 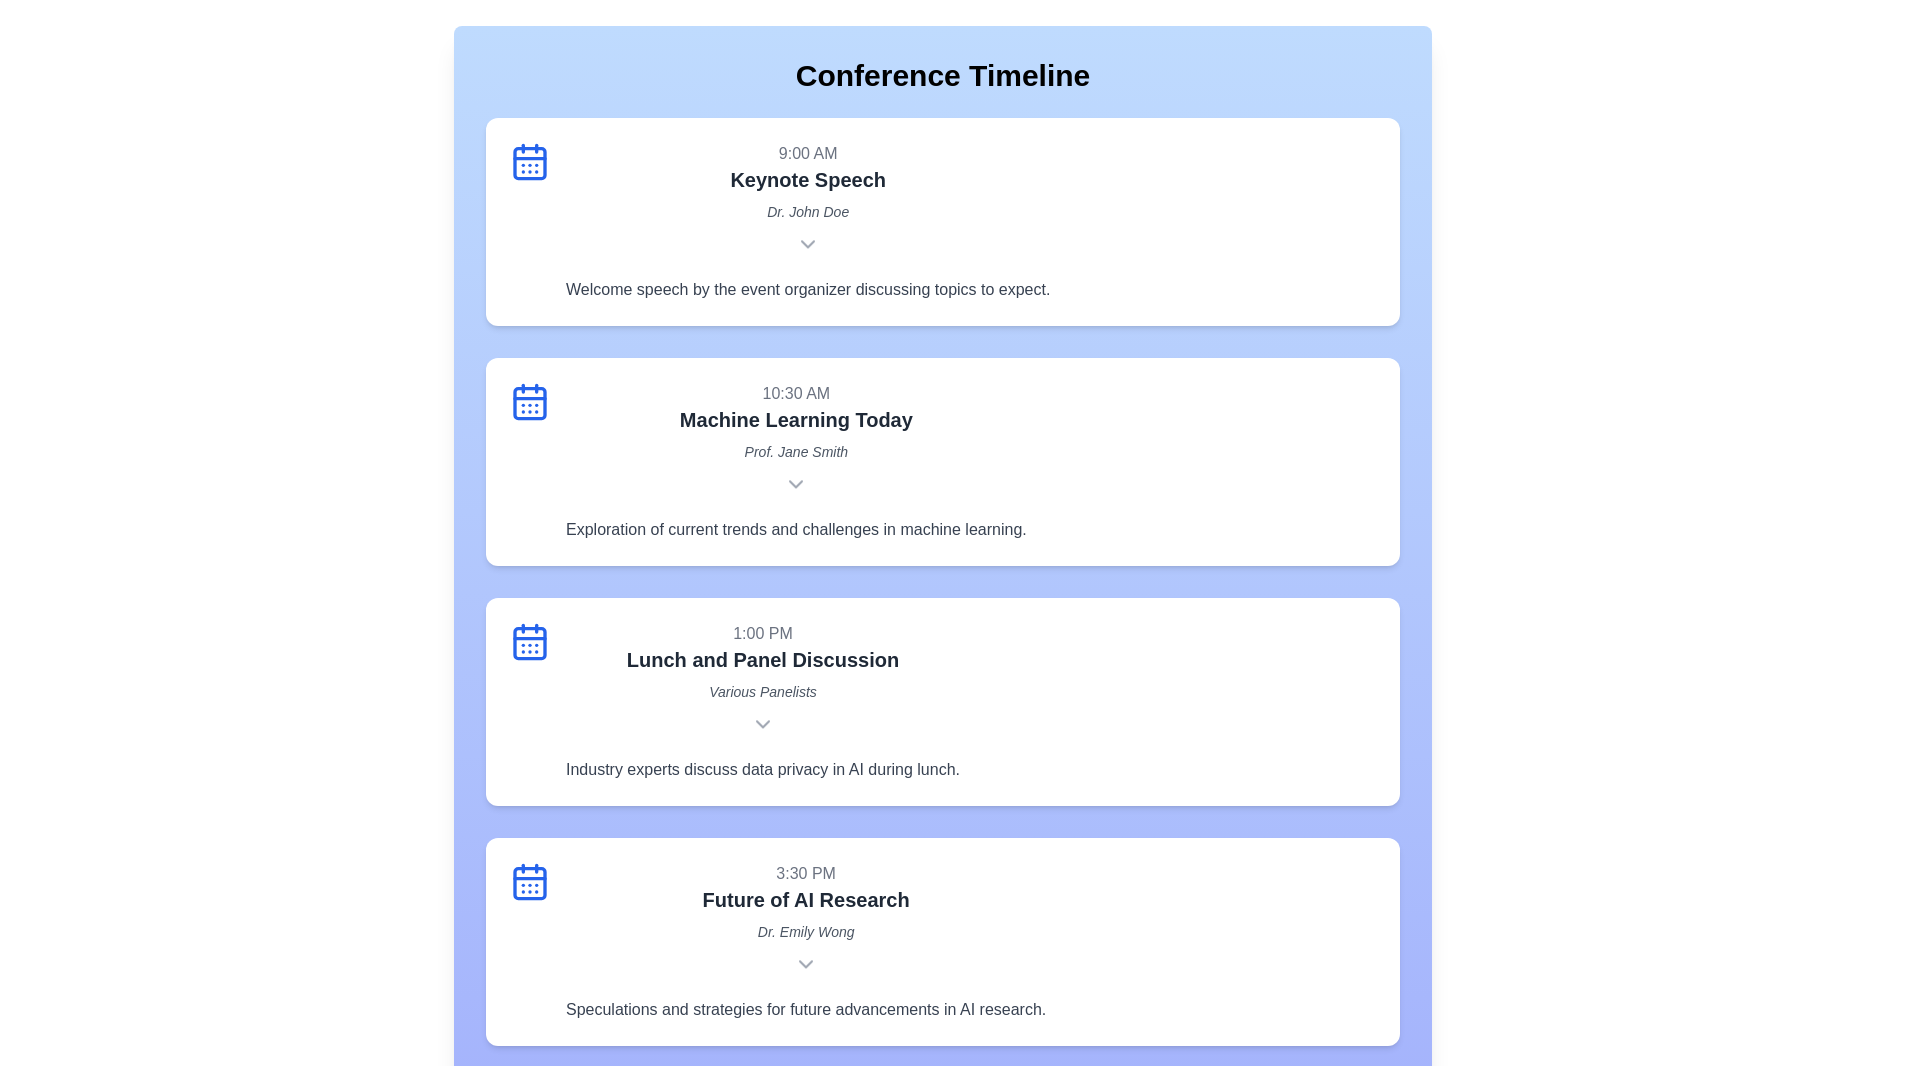 What do you see at coordinates (795, 393) in the screenshot?
I see `time displayed in the Text Label showing '10:30 AM', which is prominently styled in medium gray font and located at the top-center of its section` at bounding box center [795, 393].